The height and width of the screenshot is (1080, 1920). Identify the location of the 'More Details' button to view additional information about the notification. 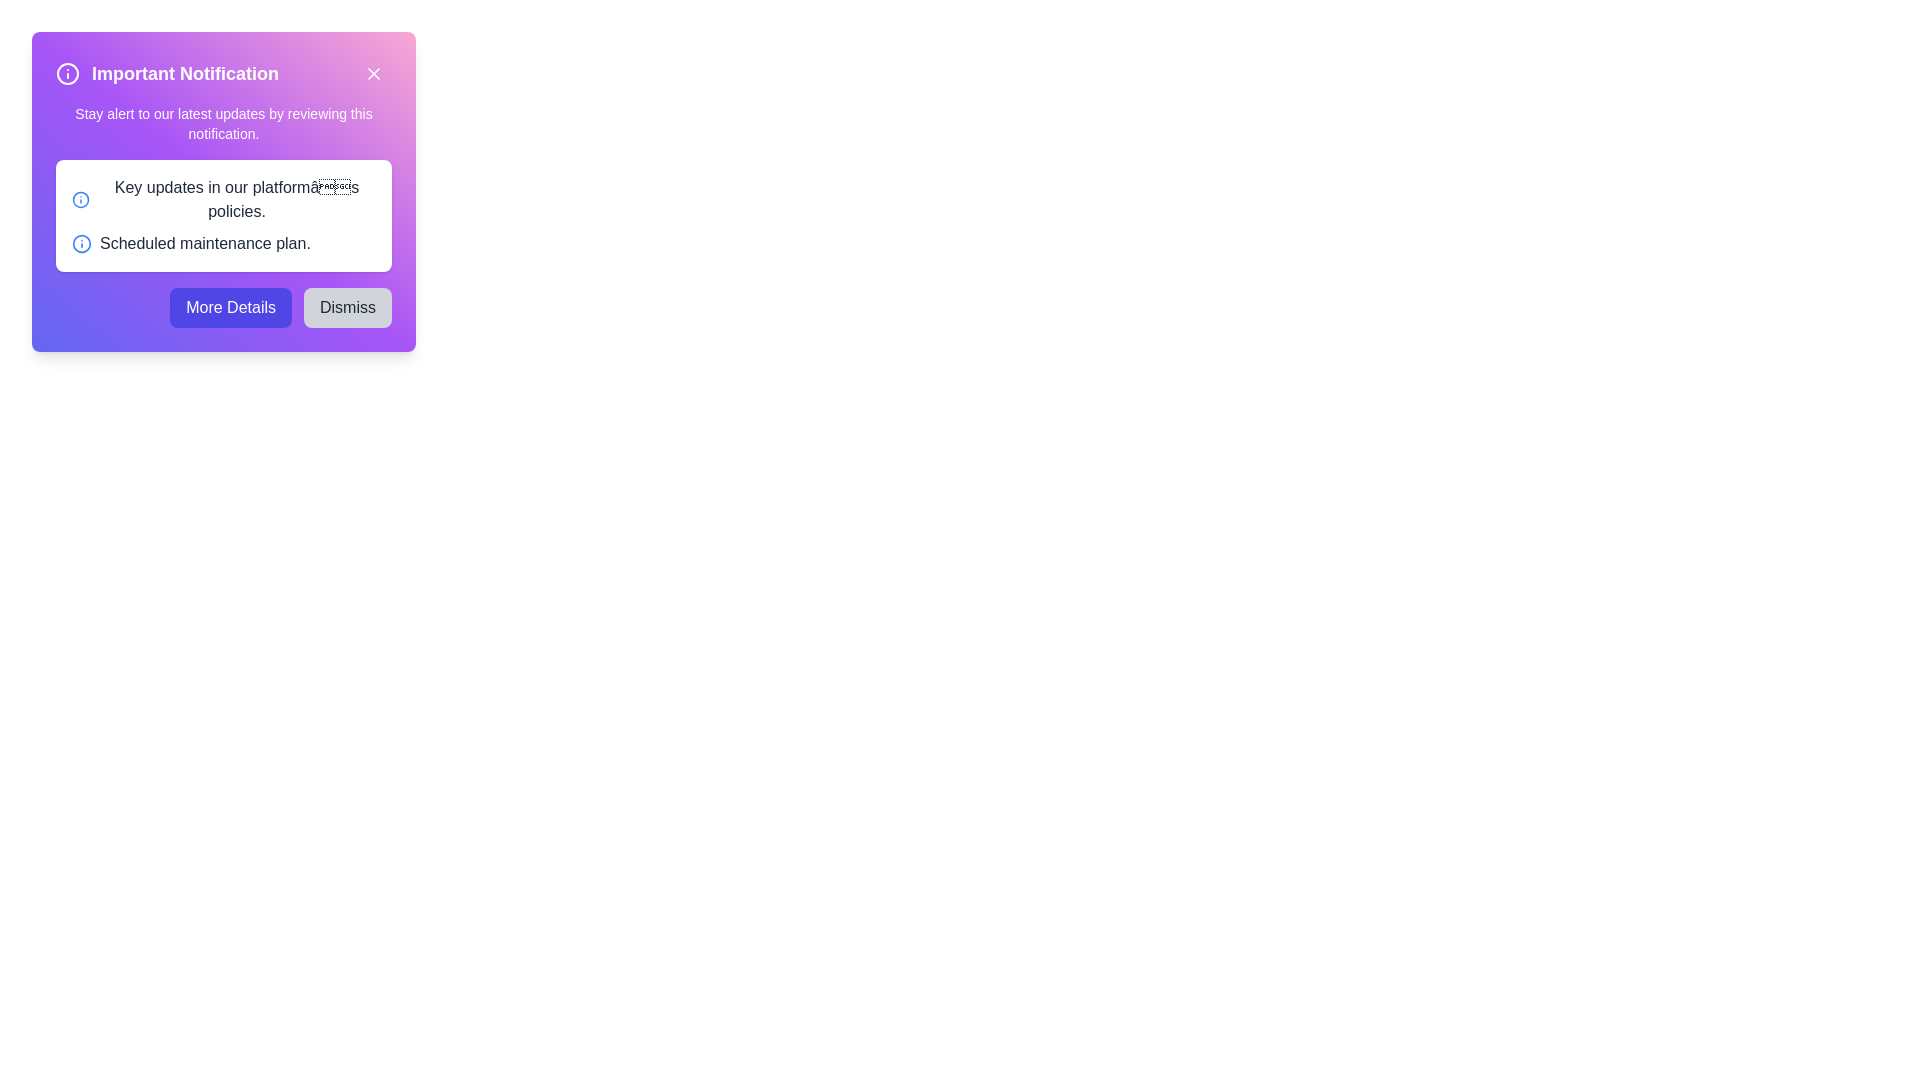
(230, 308).